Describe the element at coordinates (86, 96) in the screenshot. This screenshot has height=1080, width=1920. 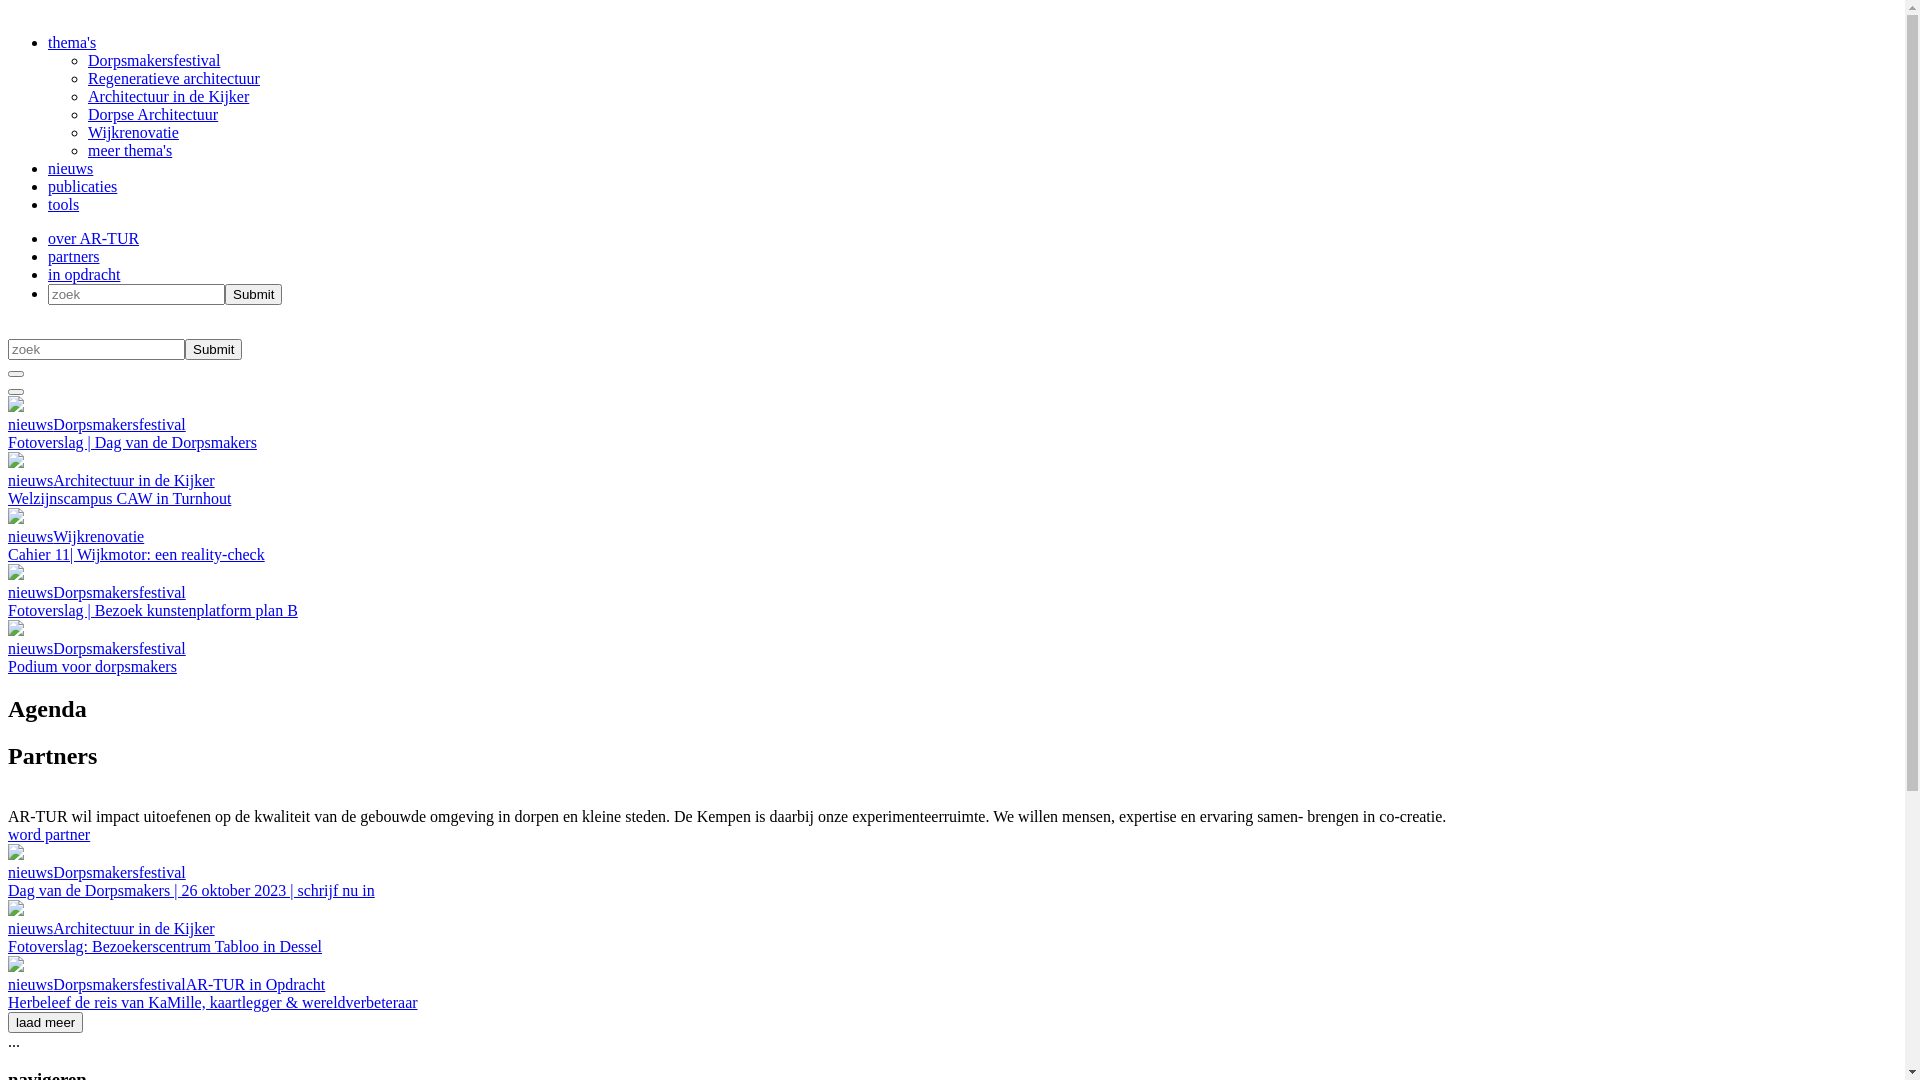
I see `'Architectuur in de Kijker'` at that location.